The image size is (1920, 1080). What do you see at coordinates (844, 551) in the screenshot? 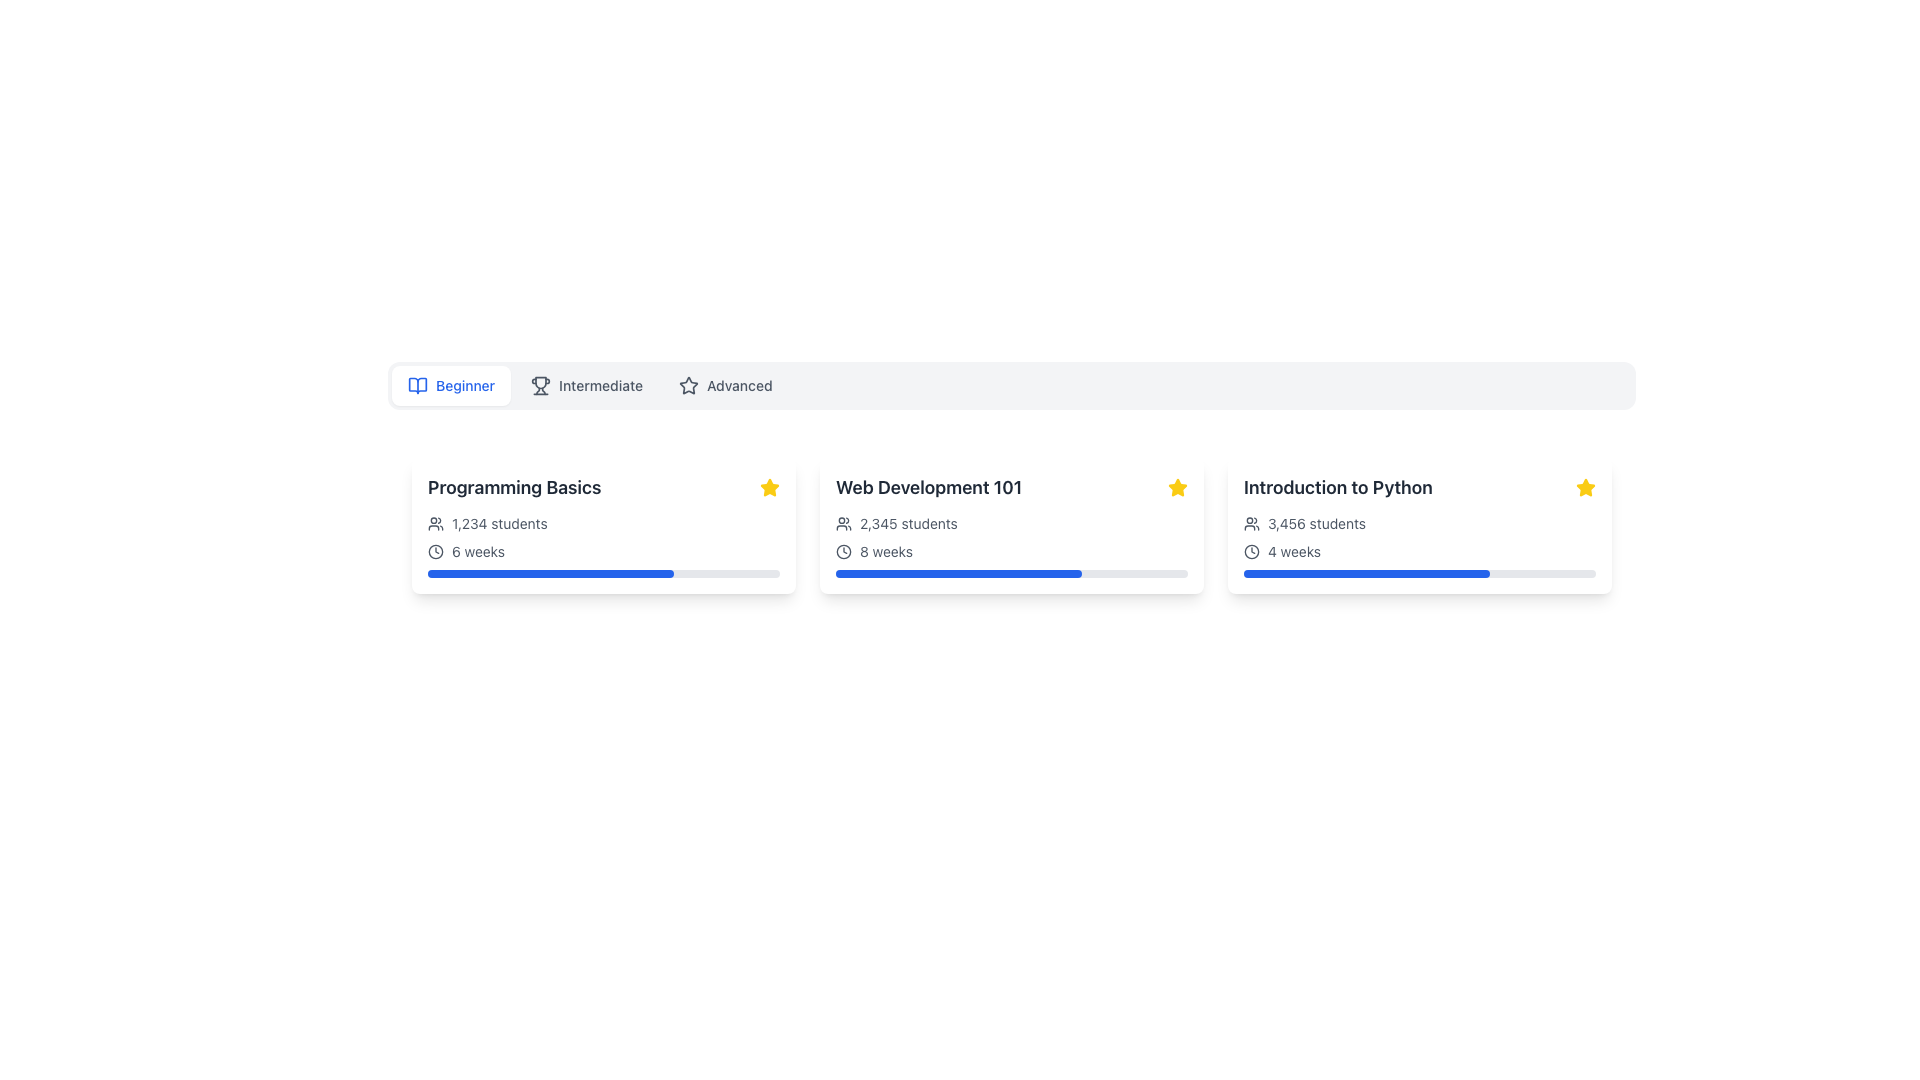
I see `the inner circular part of the clock icon located to the left of the '8 weeks' duration text within the 'Web Development 101' card` at bounding box center [844, 551].